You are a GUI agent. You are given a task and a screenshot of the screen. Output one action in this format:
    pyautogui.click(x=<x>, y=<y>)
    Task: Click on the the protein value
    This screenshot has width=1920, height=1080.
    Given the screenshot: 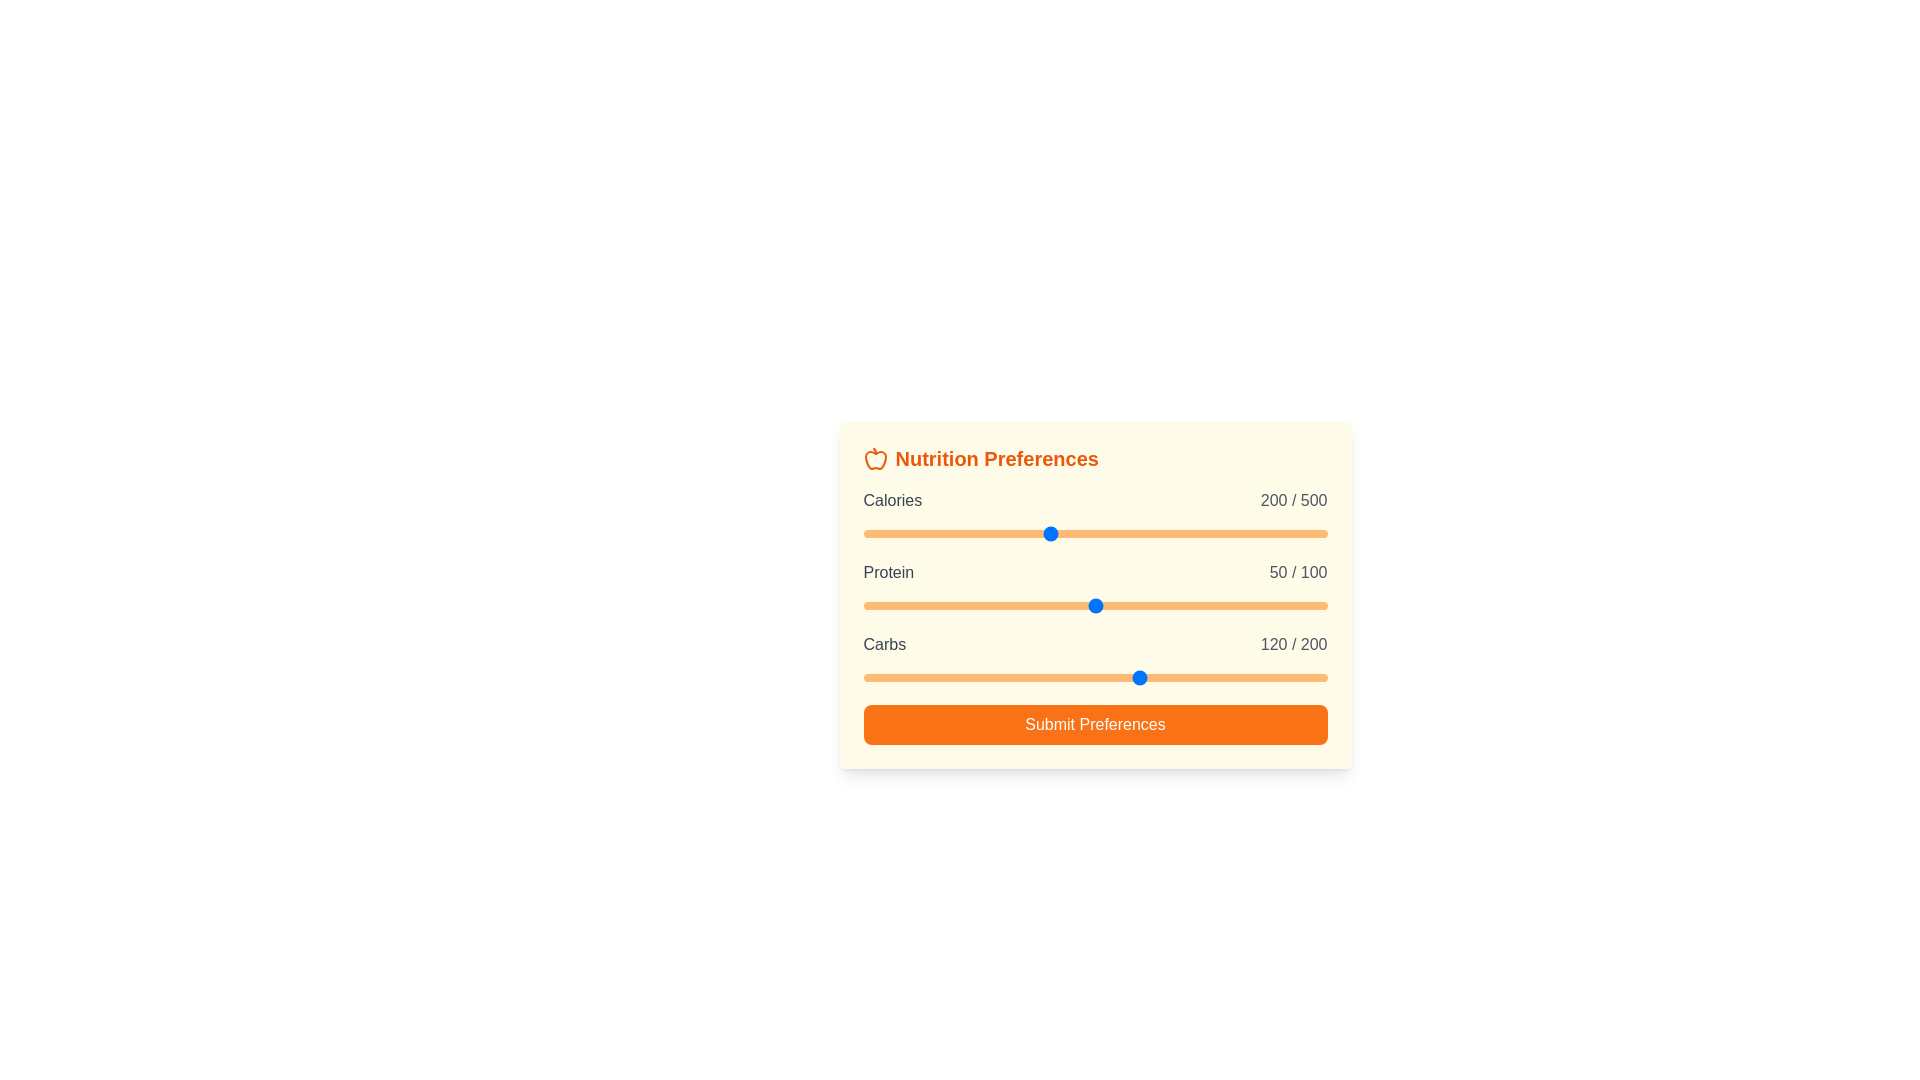 What is the action you would take?
    pyautogui.click(x=1322, y=604)
    